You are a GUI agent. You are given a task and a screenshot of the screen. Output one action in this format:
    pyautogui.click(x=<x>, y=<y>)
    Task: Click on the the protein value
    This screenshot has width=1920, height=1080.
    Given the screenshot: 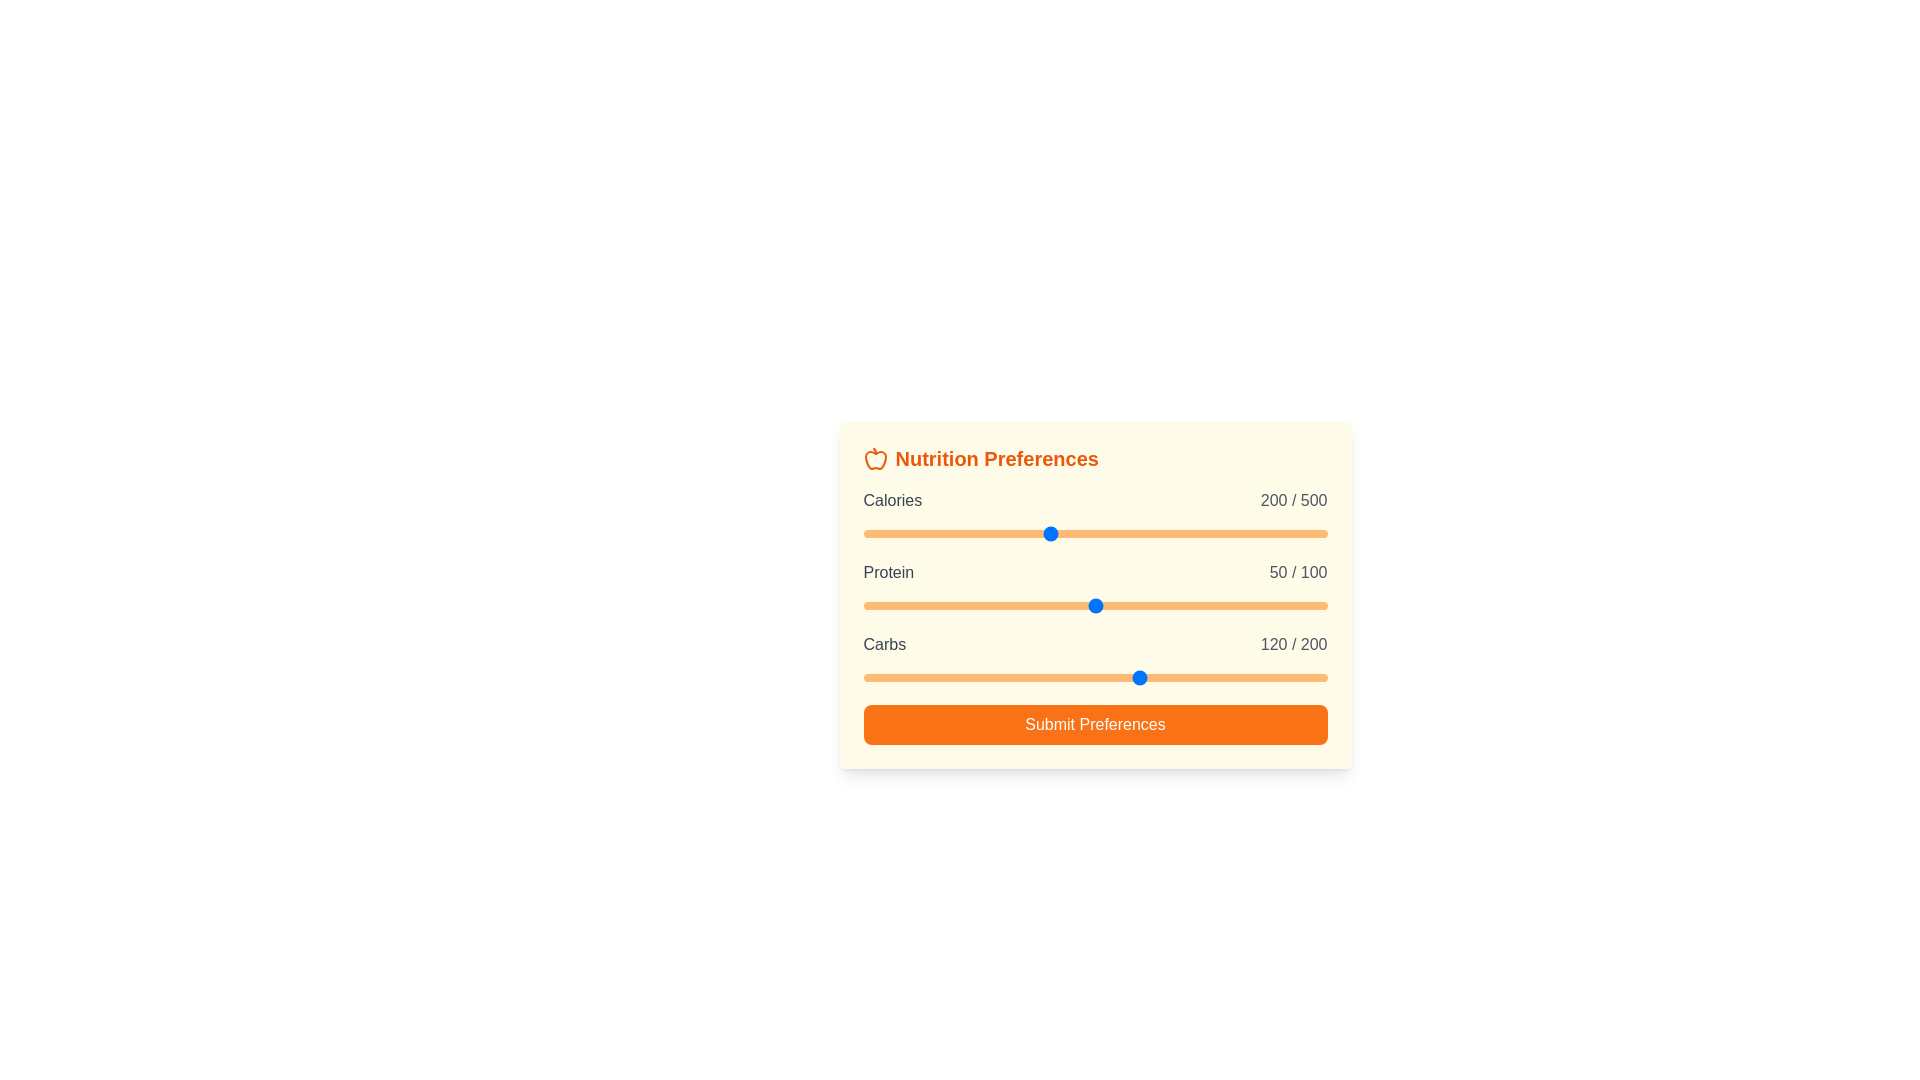 What is the action you would take?
    pyautogui.click(x=1322, y=604)
    